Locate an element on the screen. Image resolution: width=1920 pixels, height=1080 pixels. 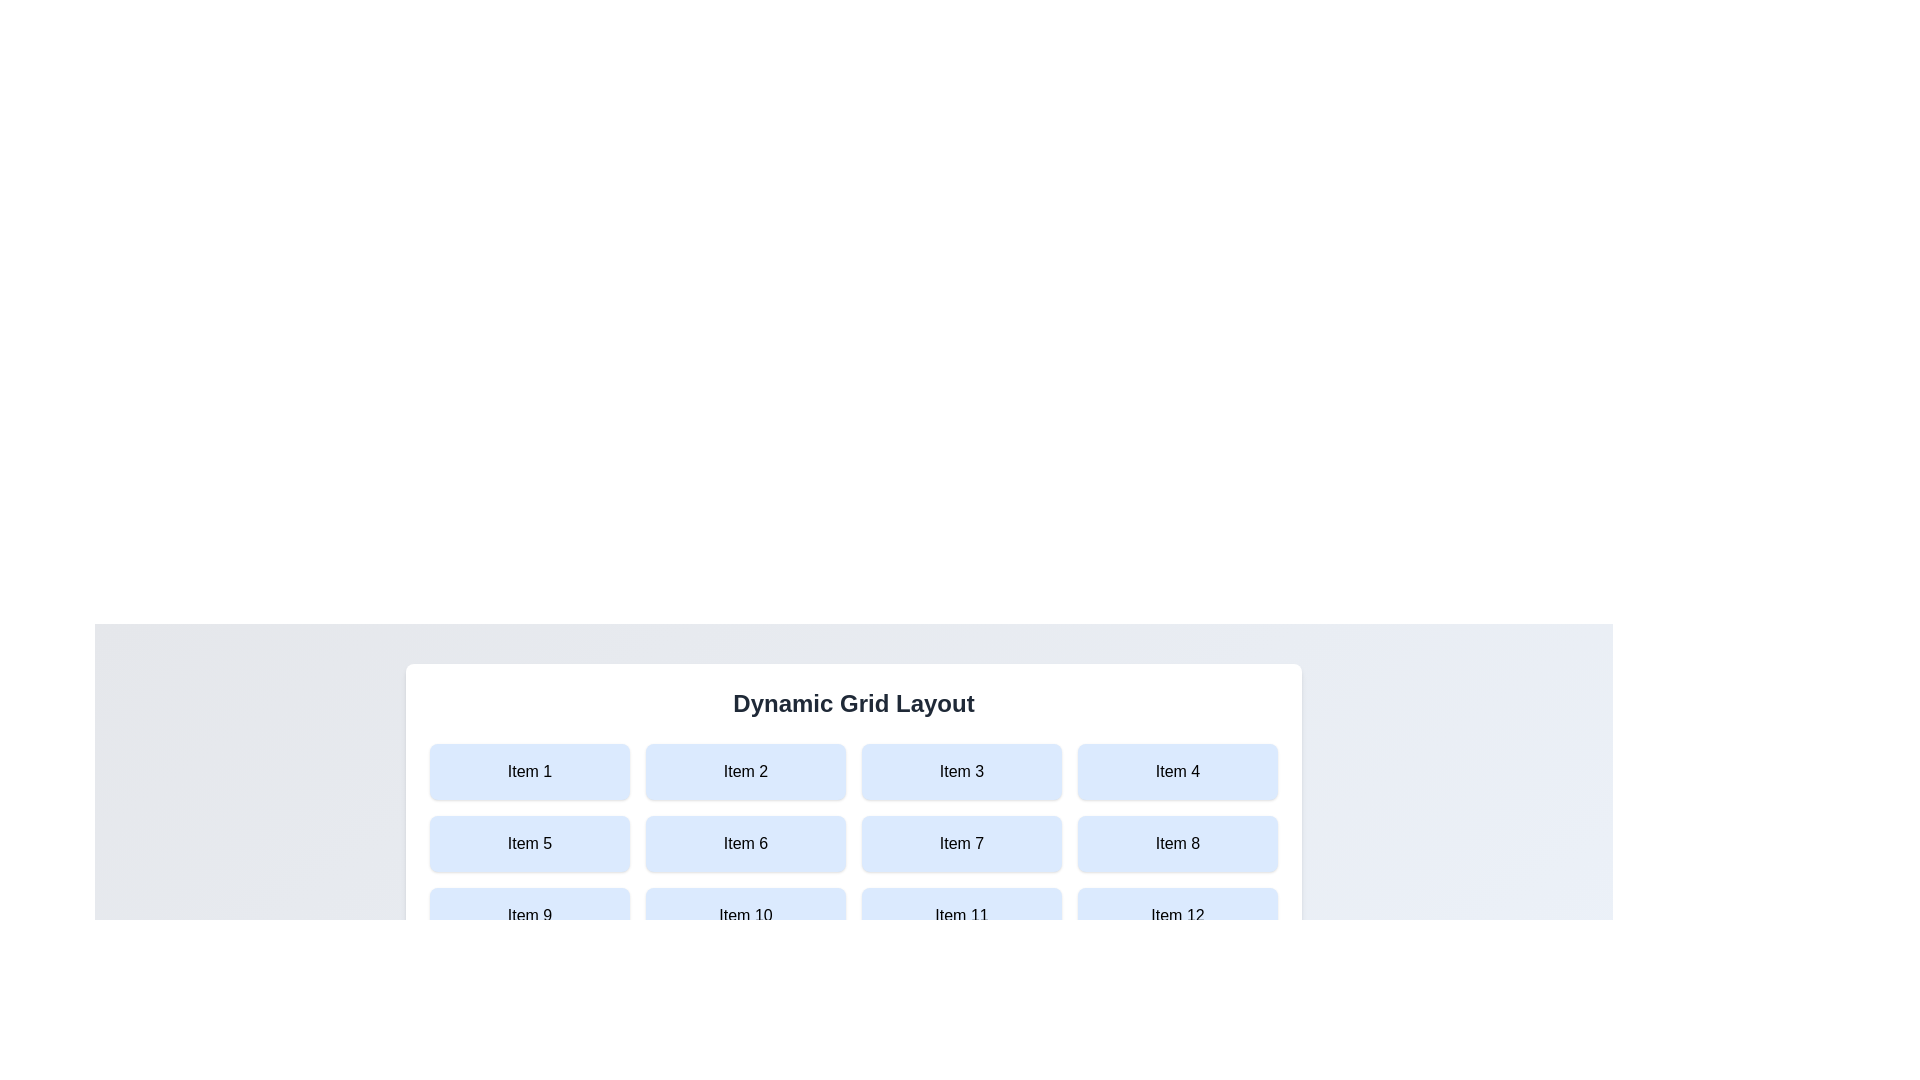
the grid item labeled 'Item 9' located in the third row and first column of the 'Dynamic Grid Layout' is located at coordinates (529, 915).